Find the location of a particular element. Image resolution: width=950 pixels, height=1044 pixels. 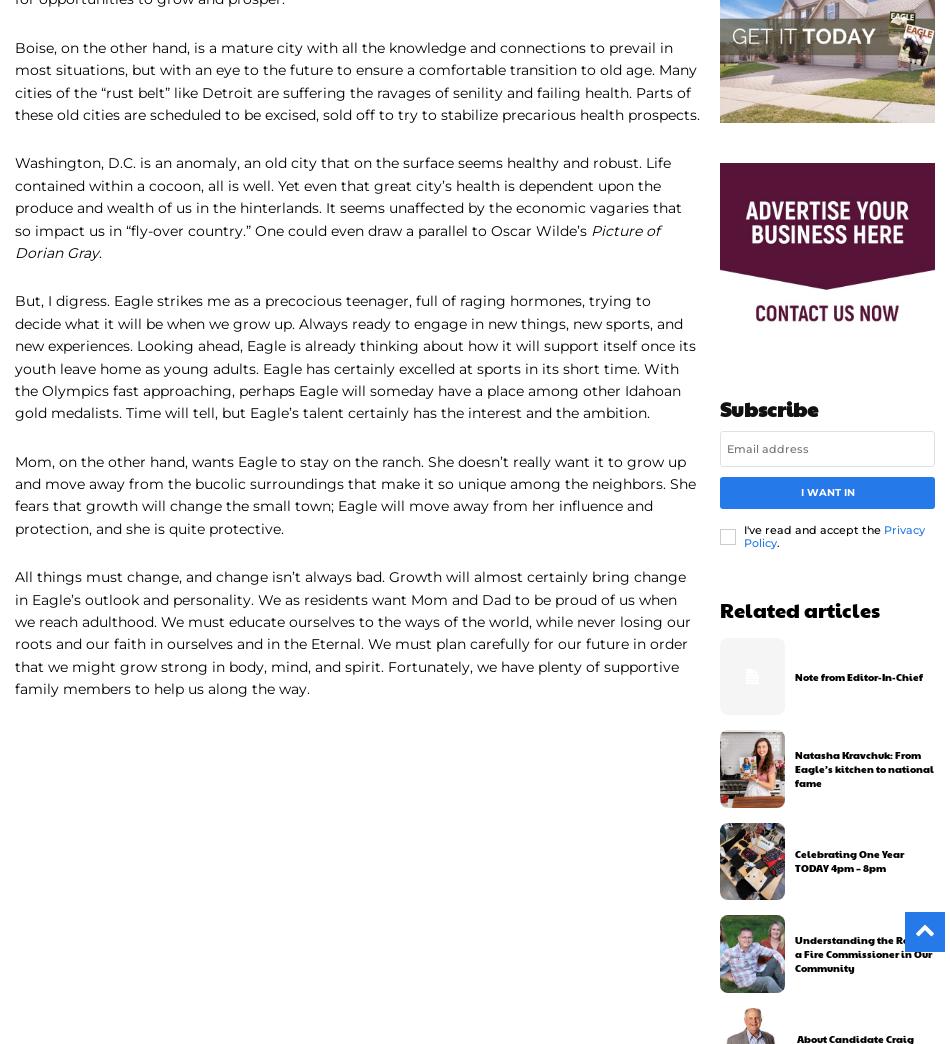

'Boise, on the other hand, is a mature city with all the knowledge and connections to prevail in most situations, but with an eye to the future to ensure a comfortable transition to old age. Many cities of the “rust belt” like Detroit are suffering the ravages of senility and failing health. Parts of these old cities are scheduled to be excised, sold off to try to stabilize precarious health prospects.' is located at coordinates (356, 80).